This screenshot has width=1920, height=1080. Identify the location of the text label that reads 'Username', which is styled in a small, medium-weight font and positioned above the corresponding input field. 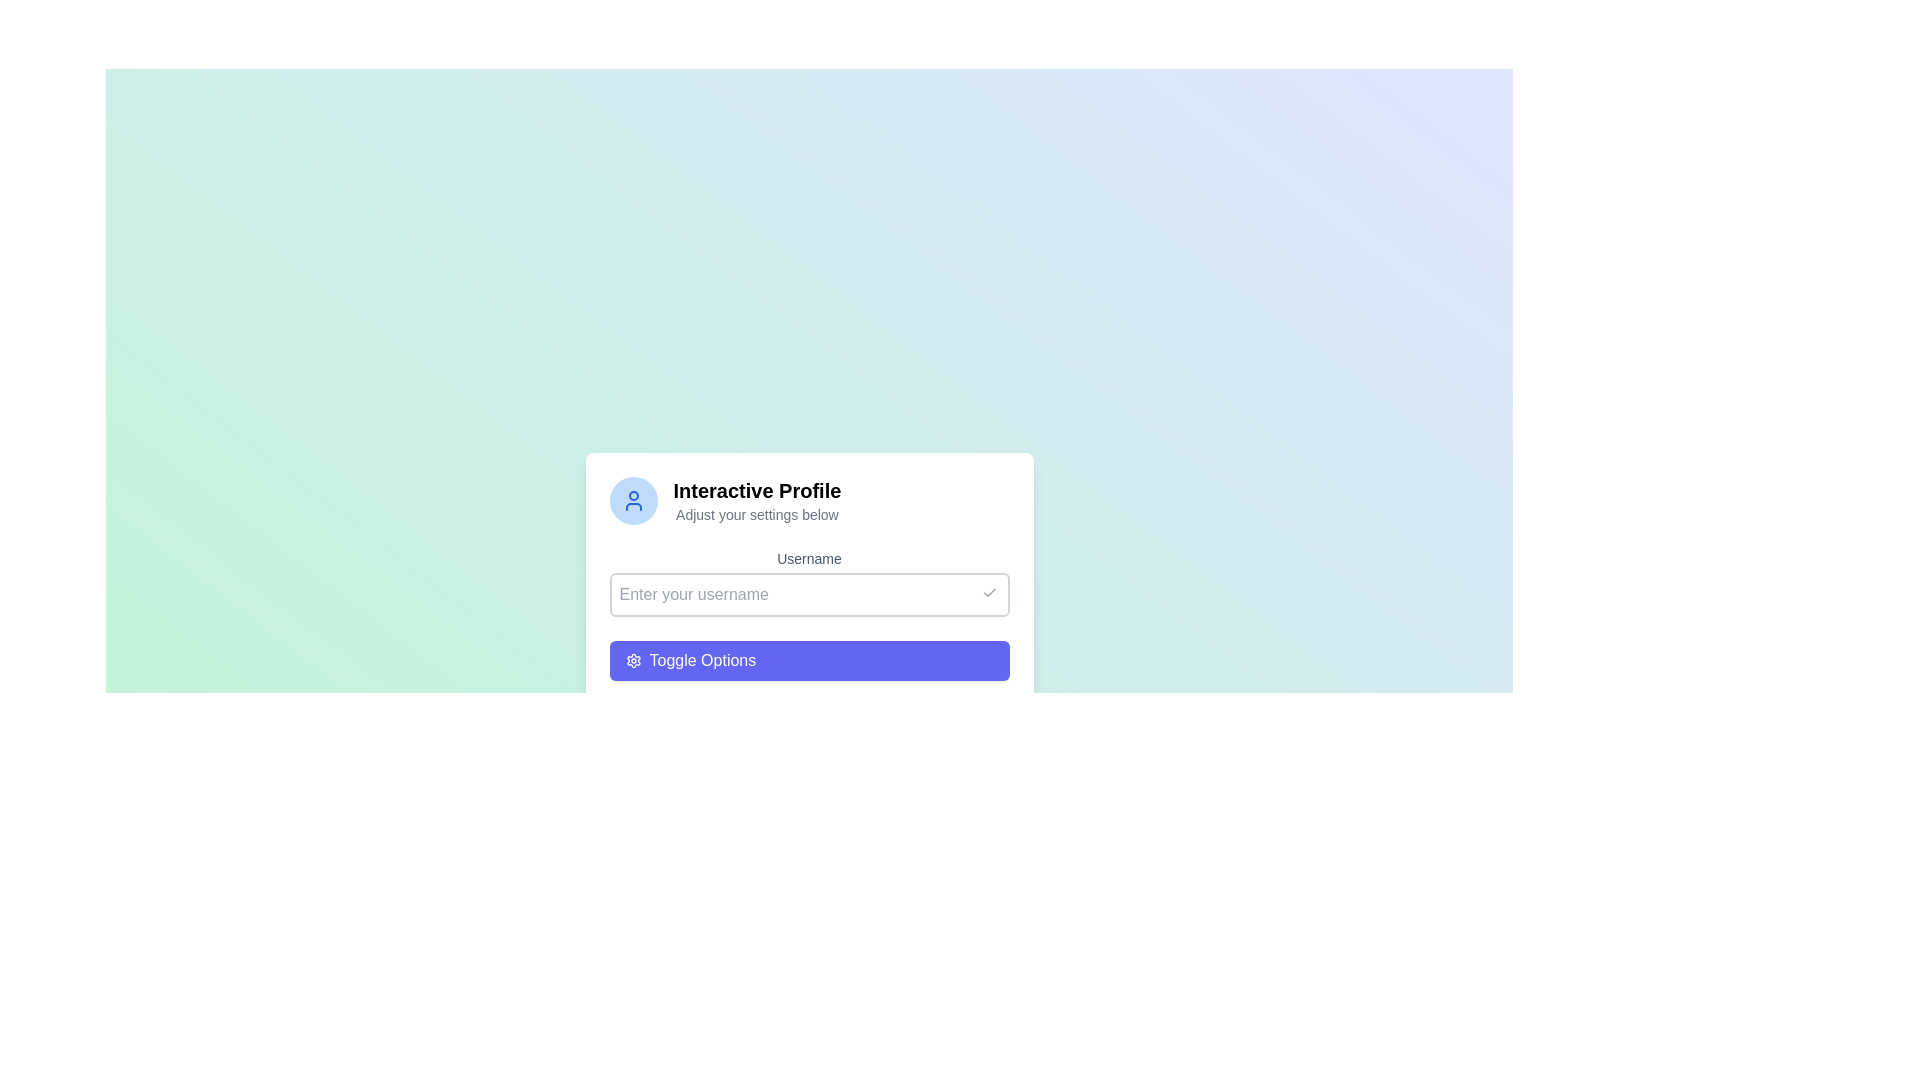
(809, 559).